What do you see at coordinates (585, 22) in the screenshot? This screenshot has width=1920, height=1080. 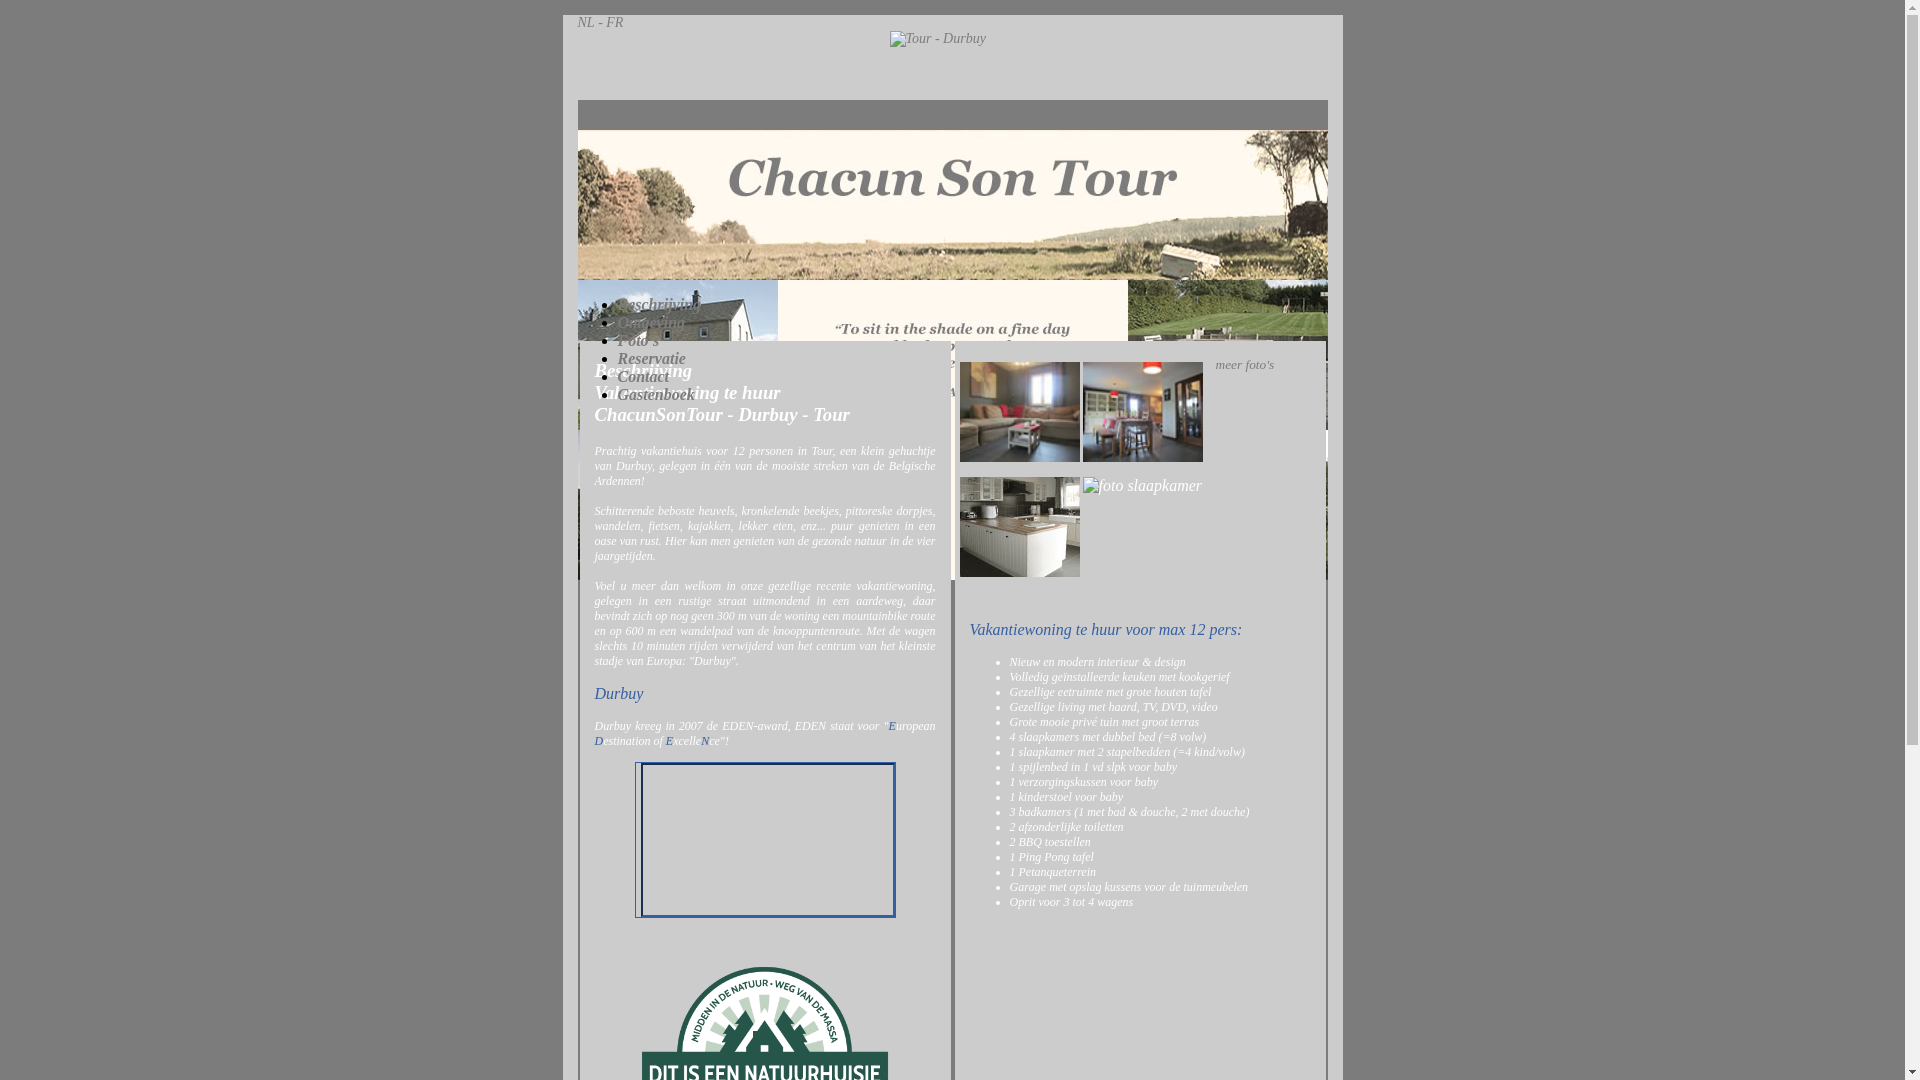 I see `'NL'` at bounding box center [585, 22].